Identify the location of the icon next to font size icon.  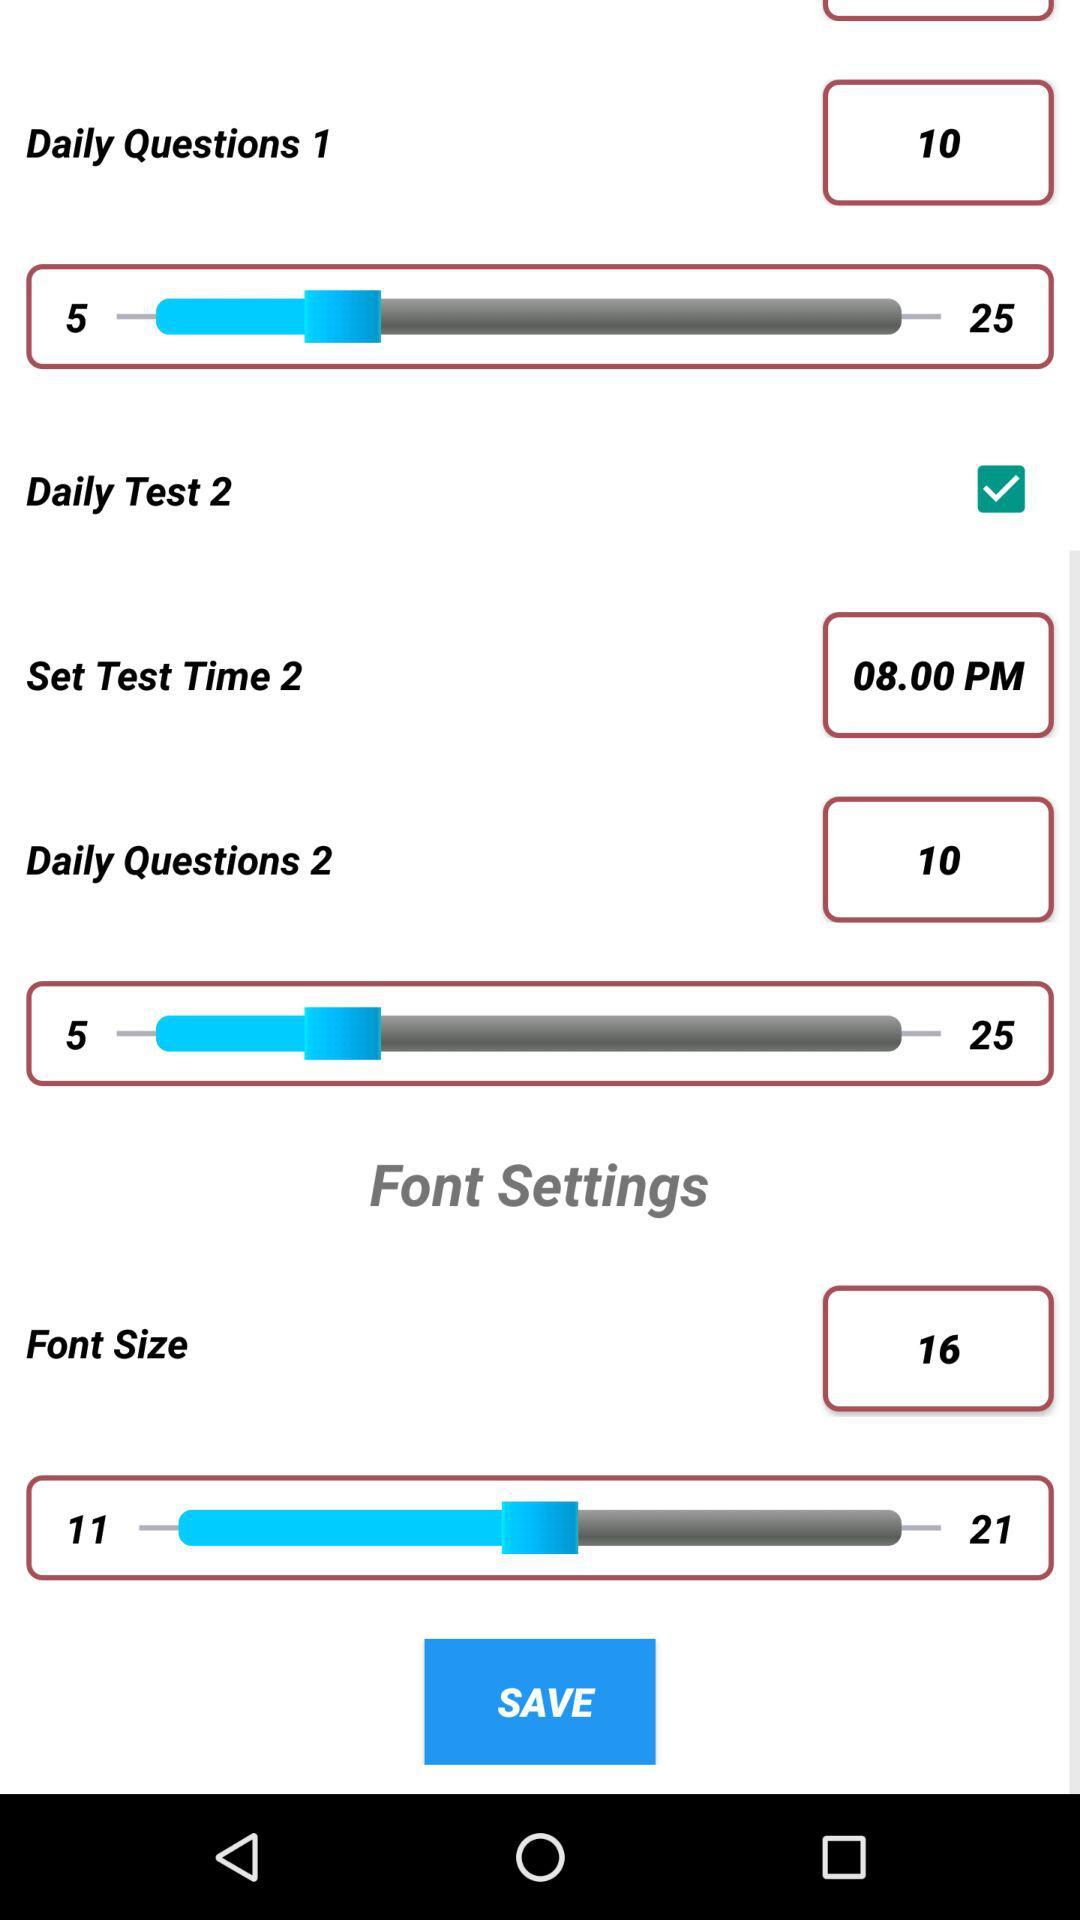
(938, 1348).